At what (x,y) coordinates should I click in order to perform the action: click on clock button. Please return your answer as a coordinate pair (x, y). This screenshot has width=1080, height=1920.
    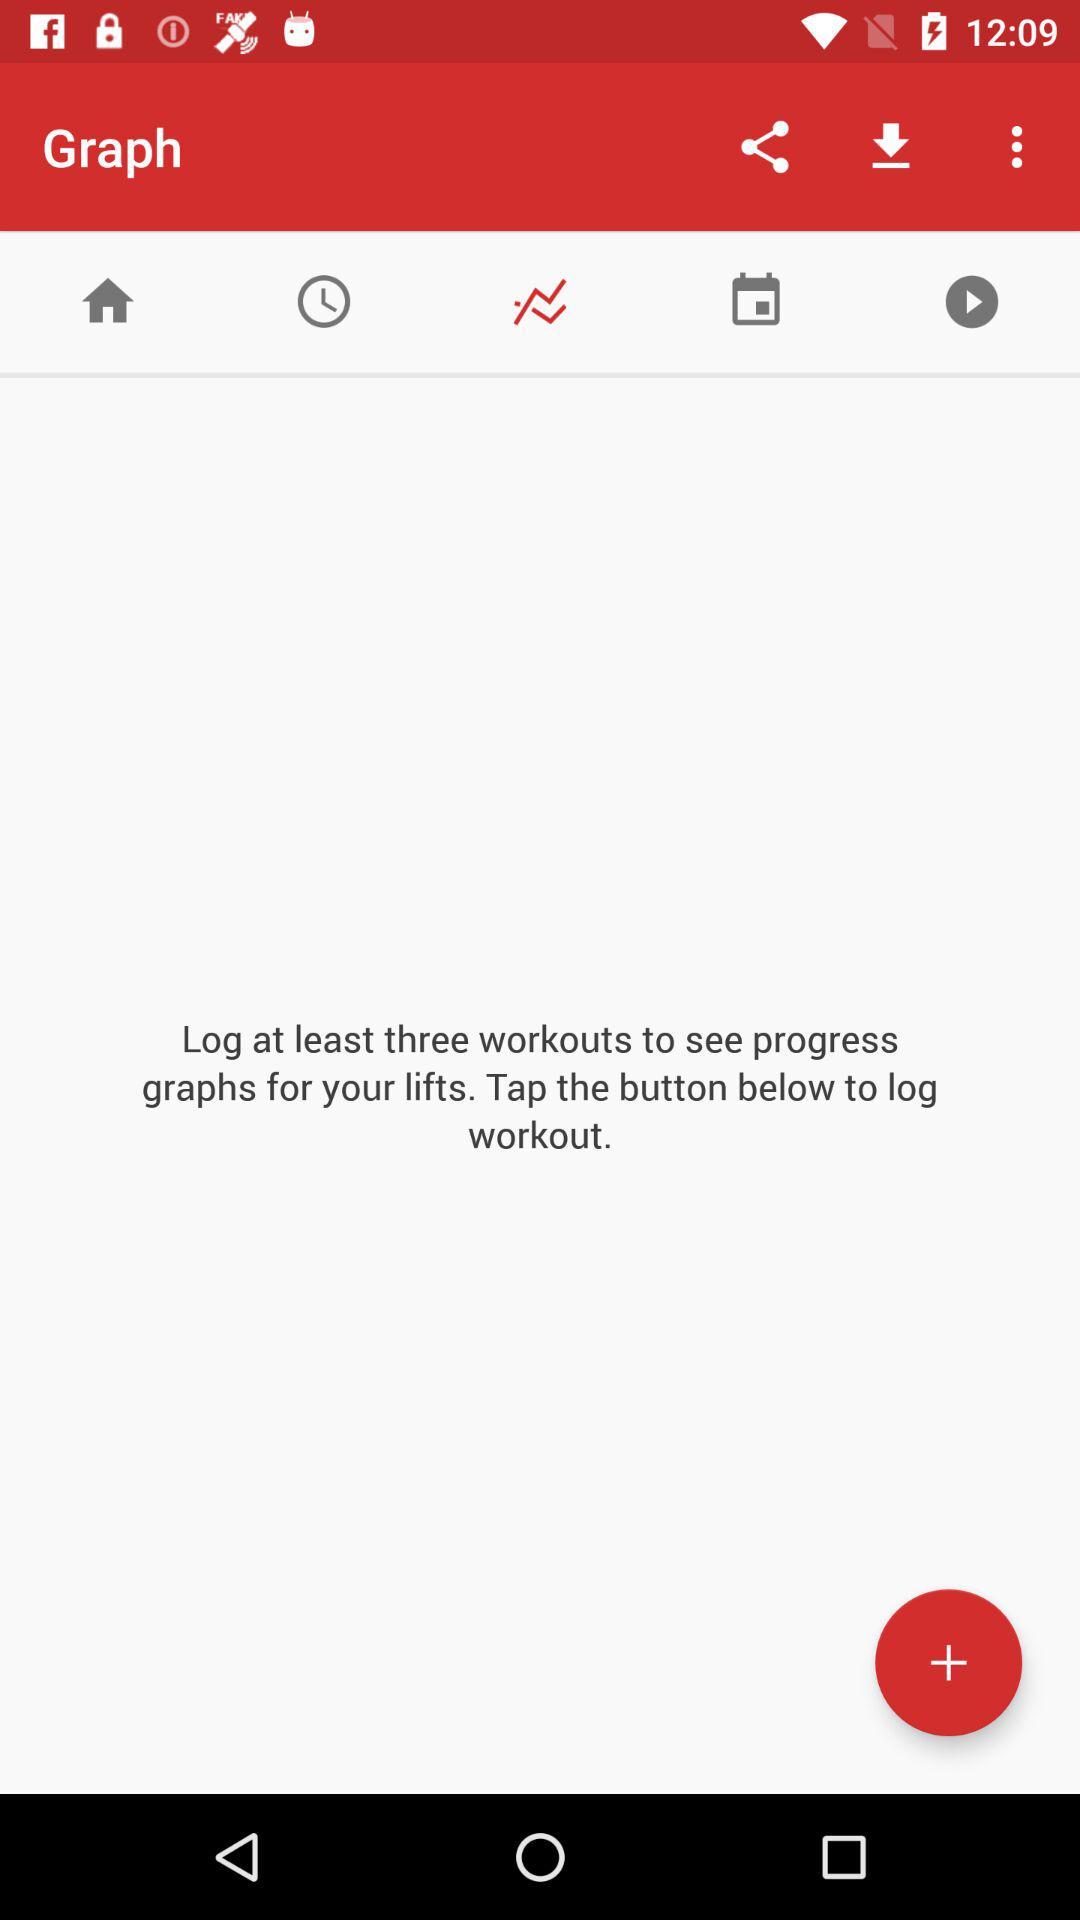
    Looking at the image, I should click on (323, 300).